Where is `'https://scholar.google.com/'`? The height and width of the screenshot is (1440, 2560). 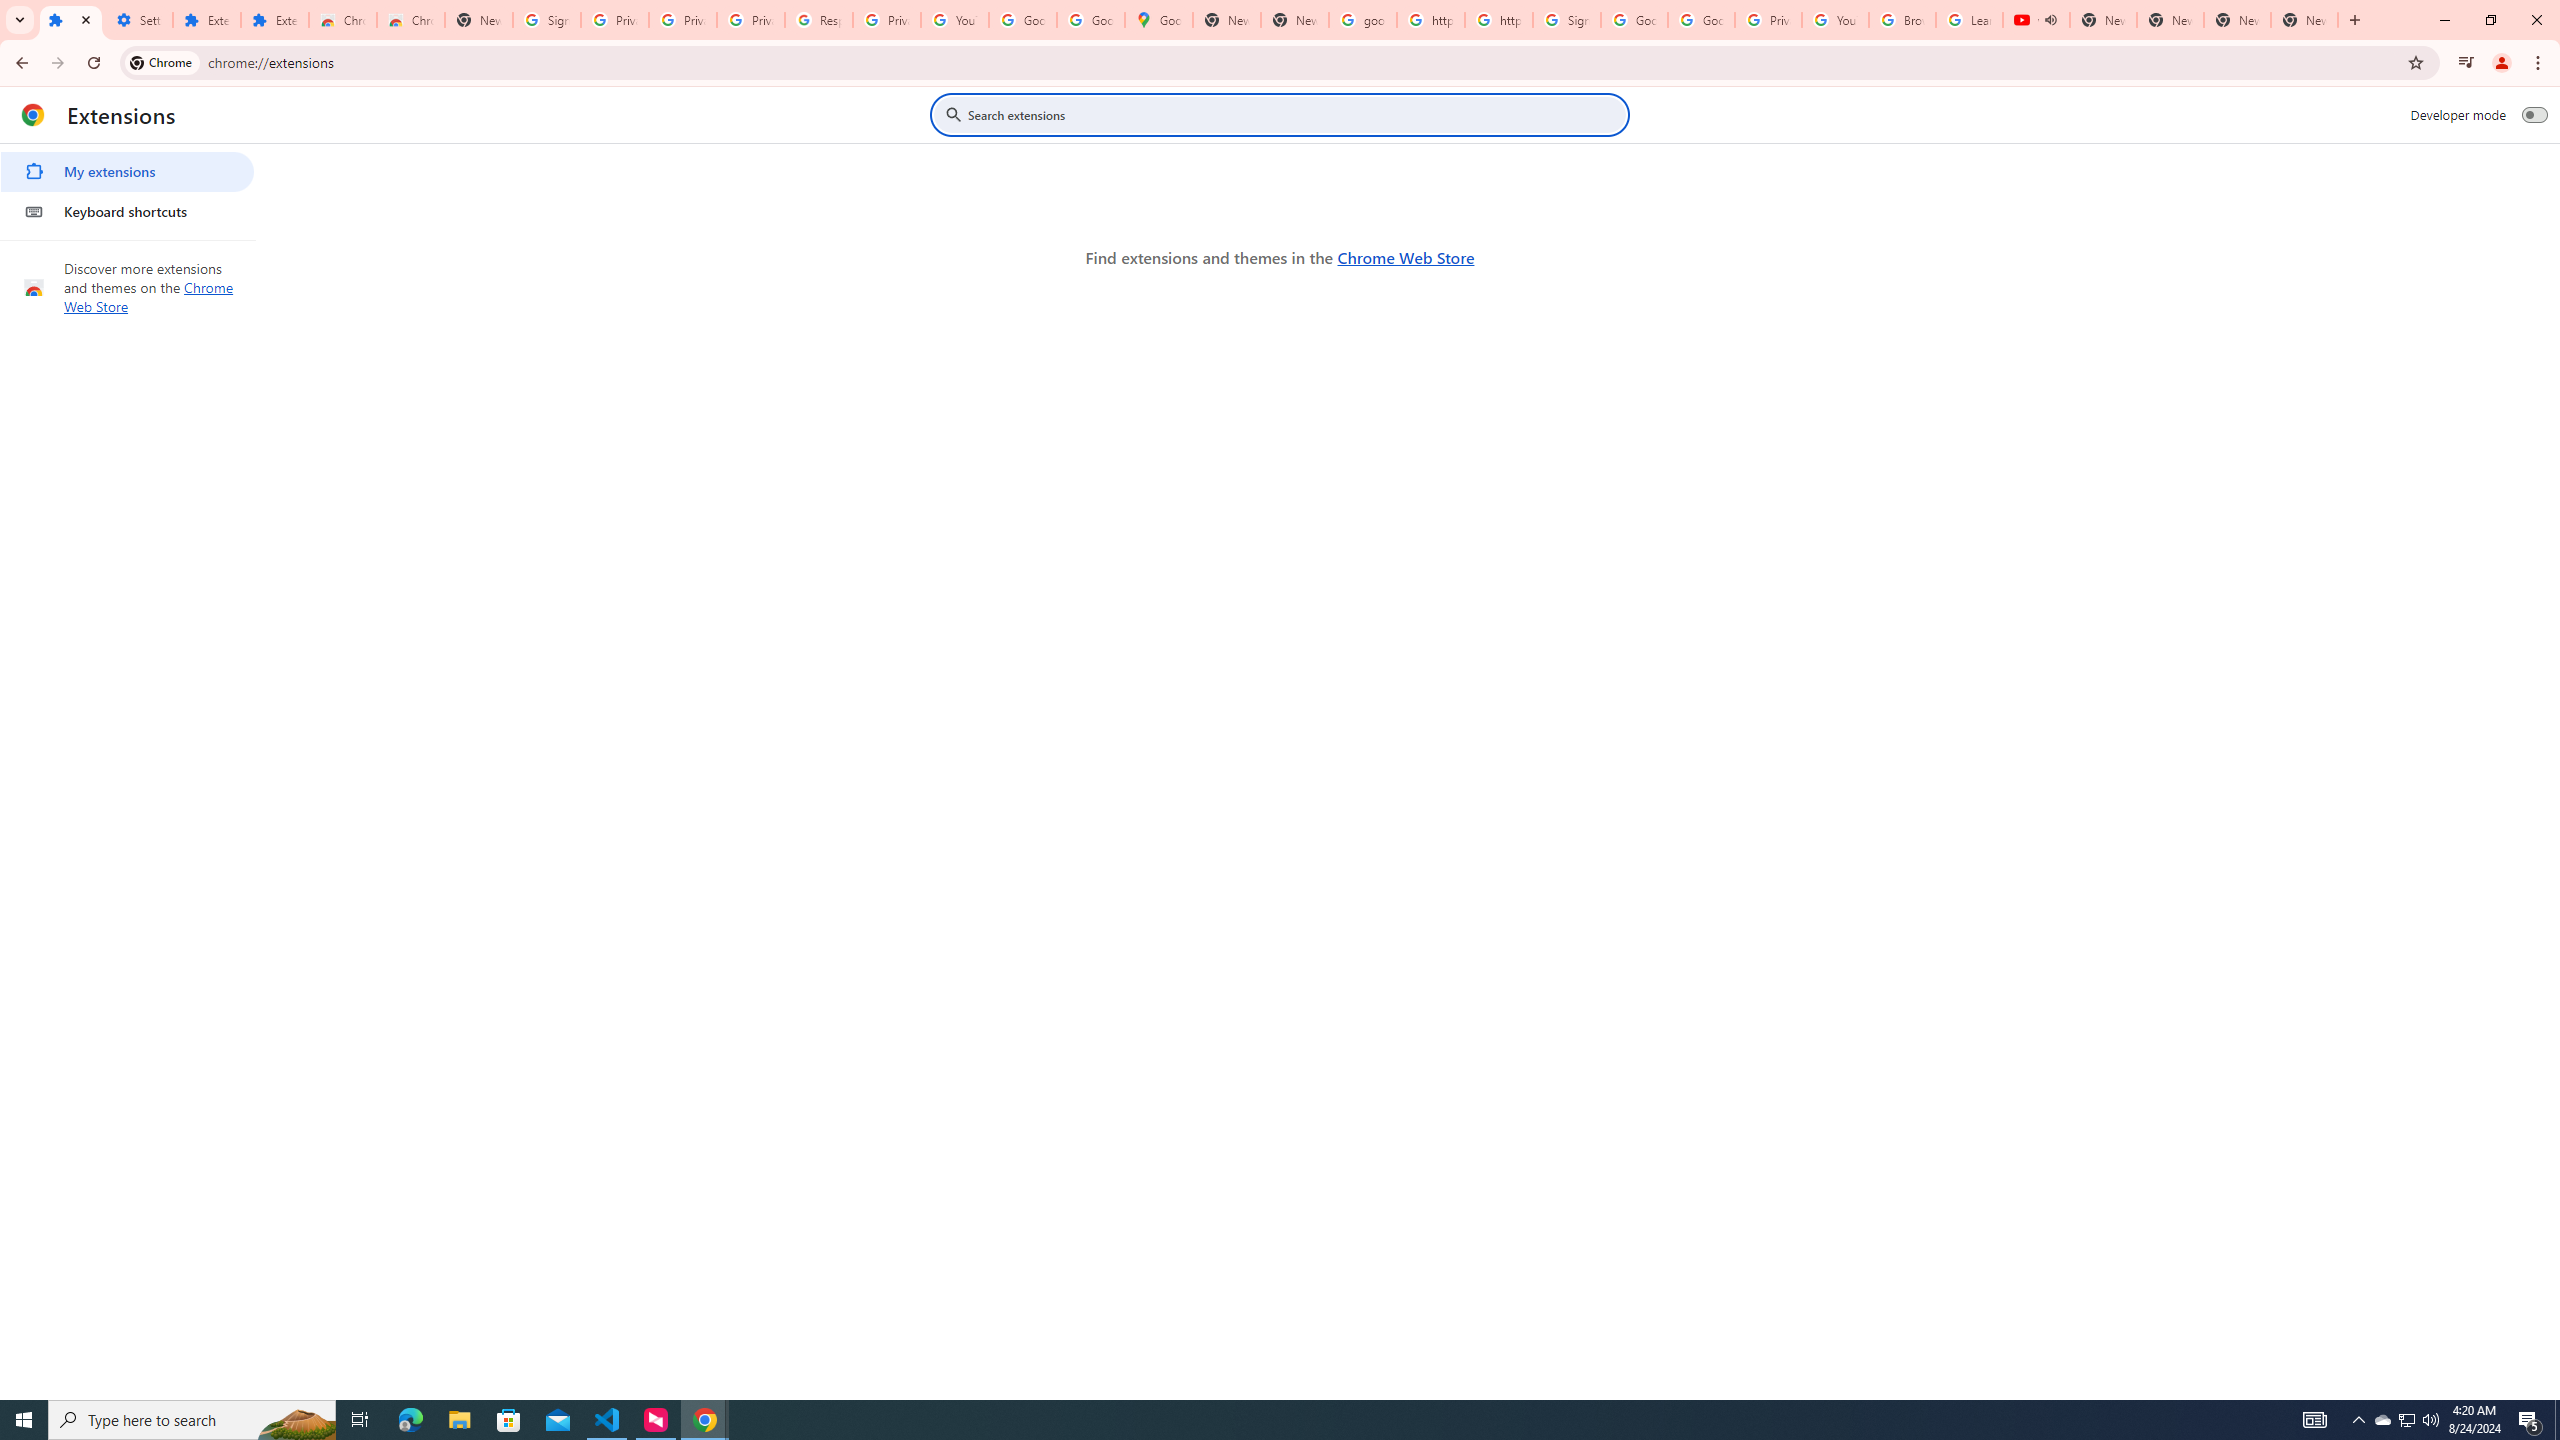 'https://scholar.google.com/' is located at coordinates (1497, 19).